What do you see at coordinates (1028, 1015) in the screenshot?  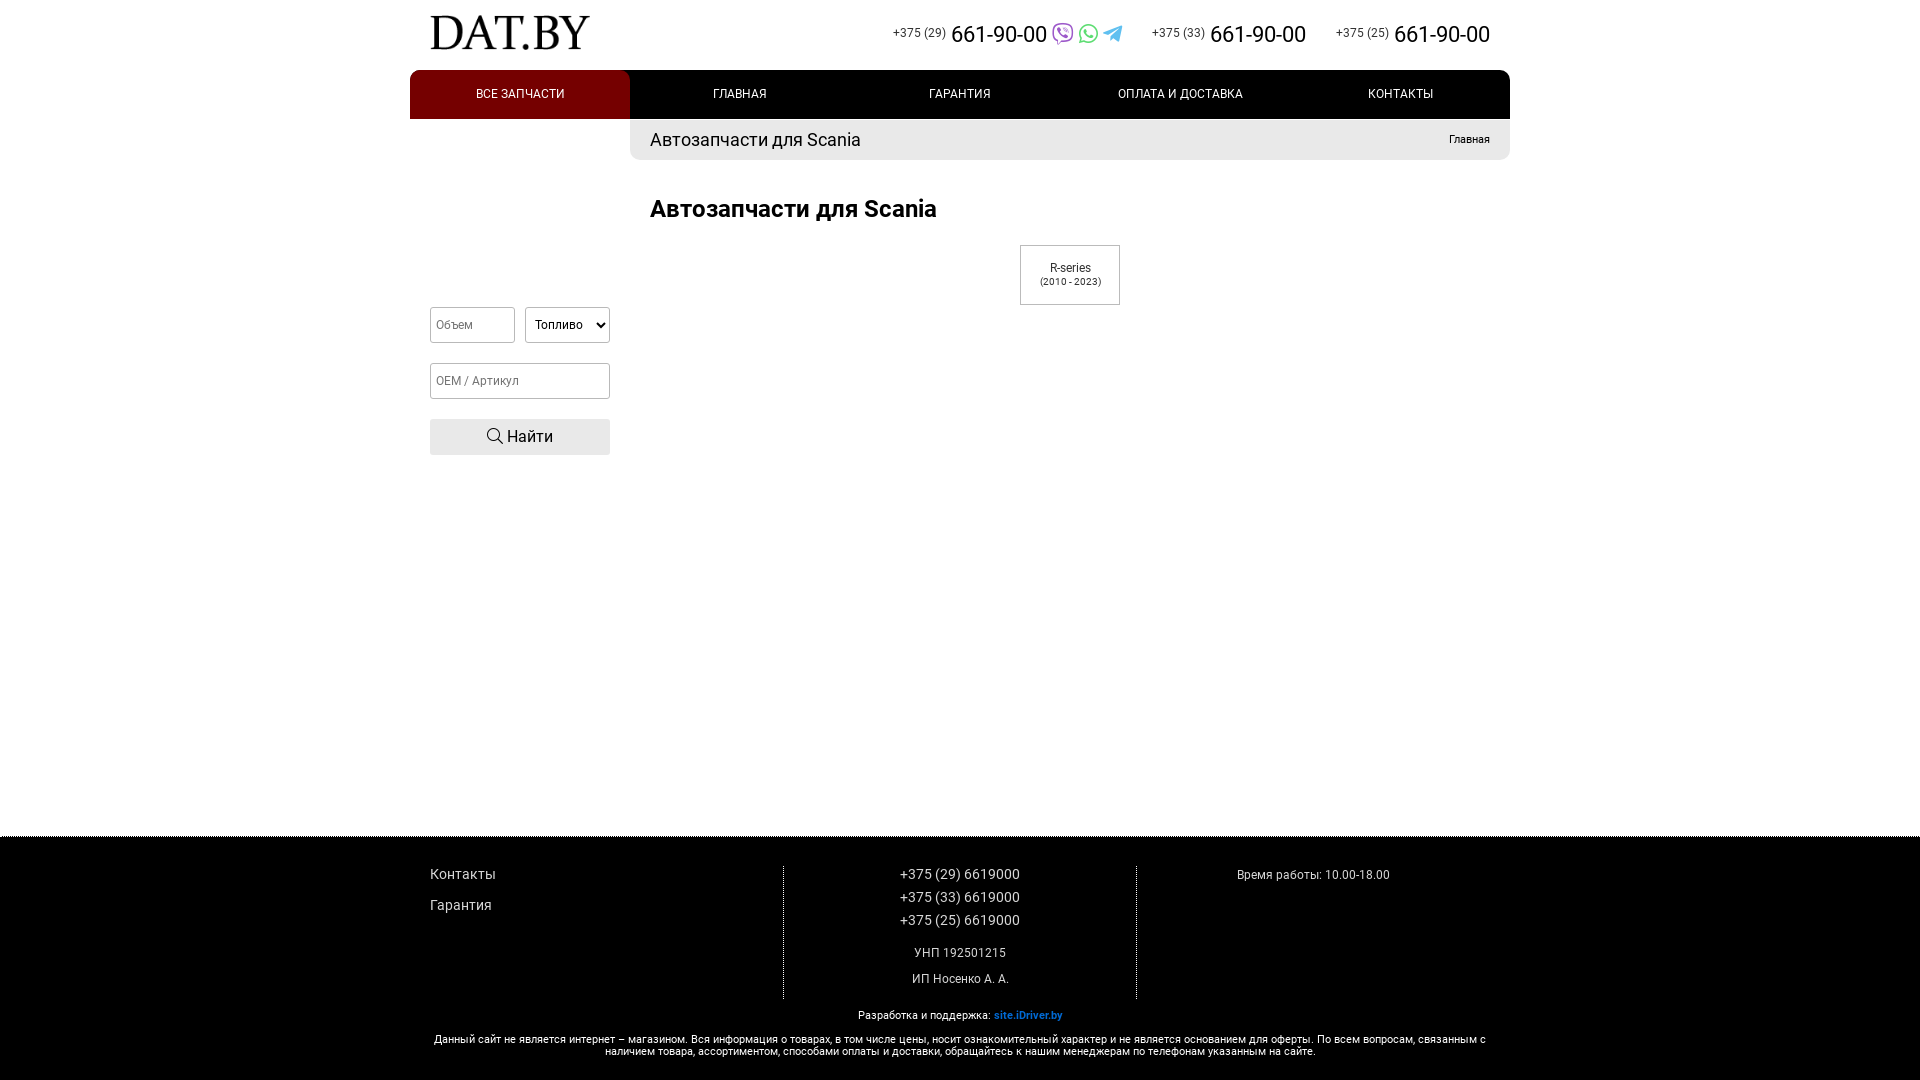 I see `'site.iDriver.by'` at bounding box center [1028, 1015].